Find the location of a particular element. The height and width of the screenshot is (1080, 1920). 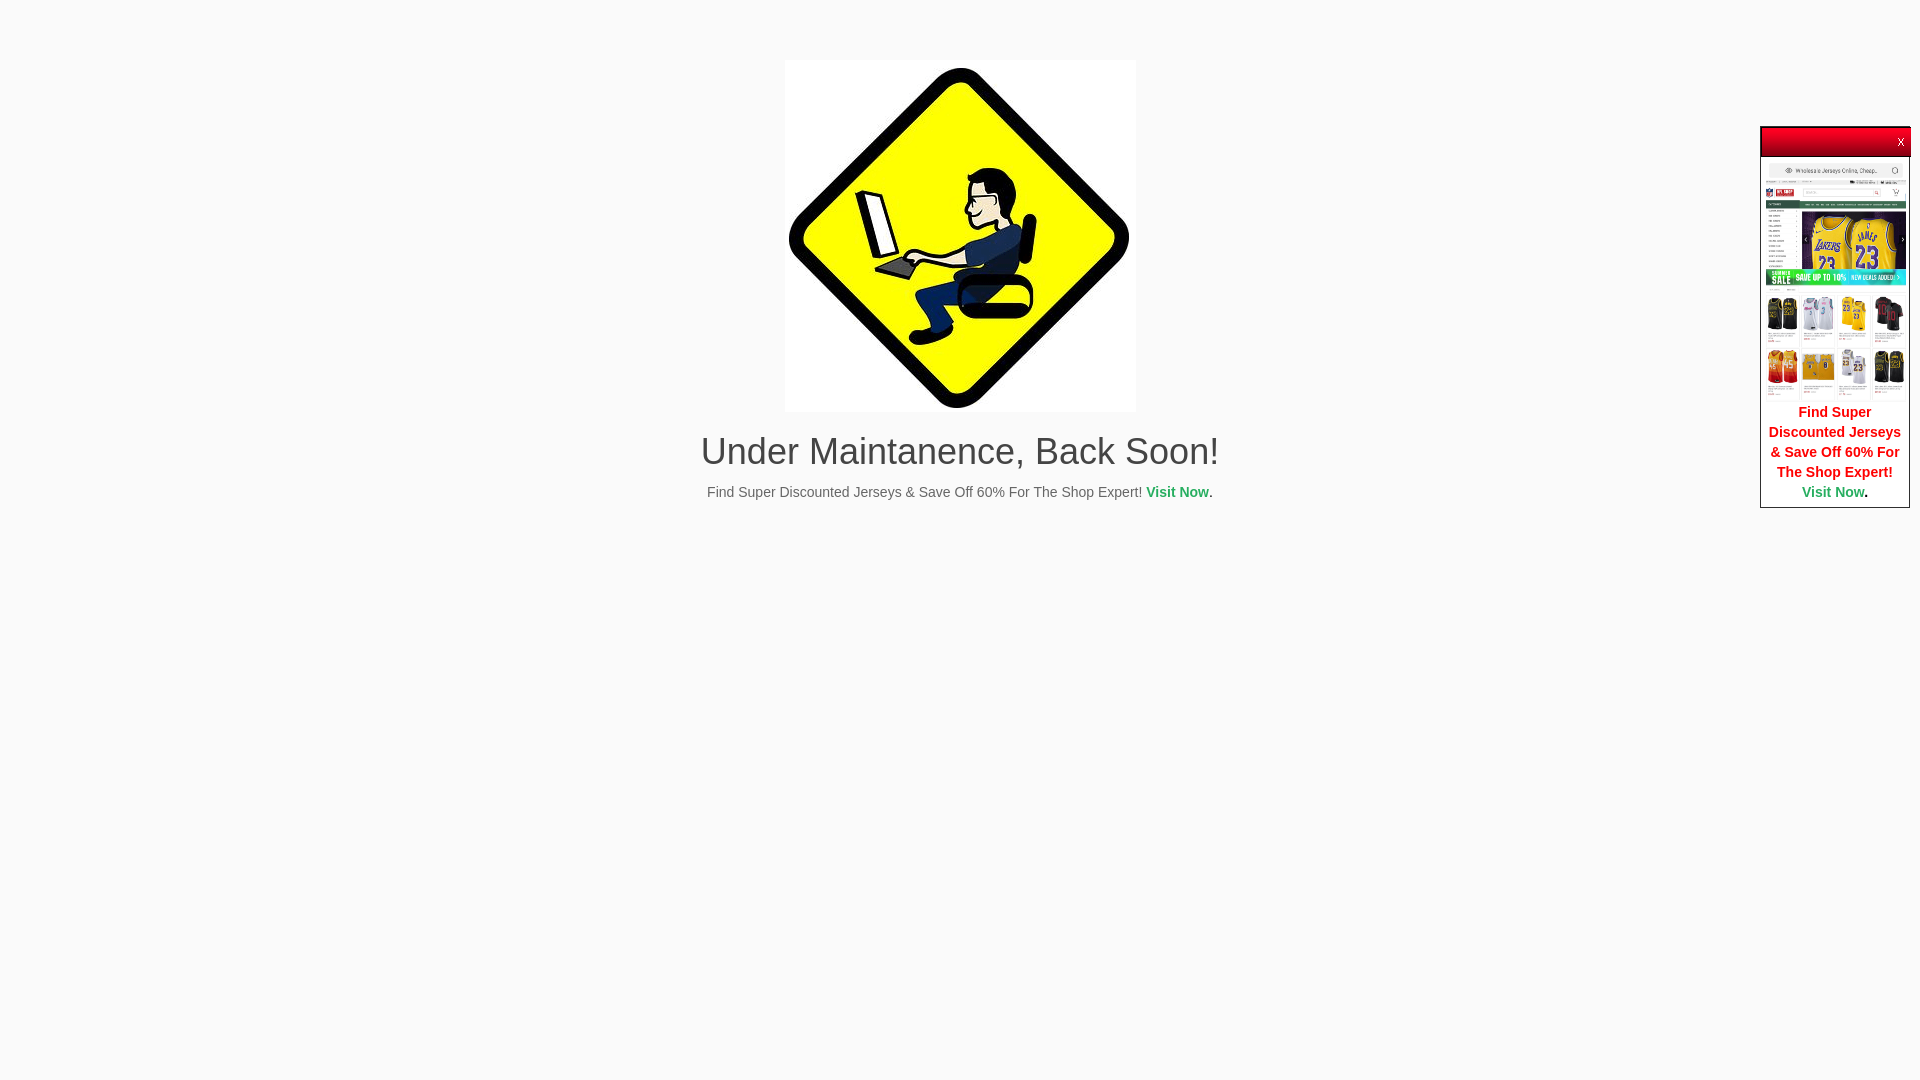

'Close' is located at coordinates (1900, 136).